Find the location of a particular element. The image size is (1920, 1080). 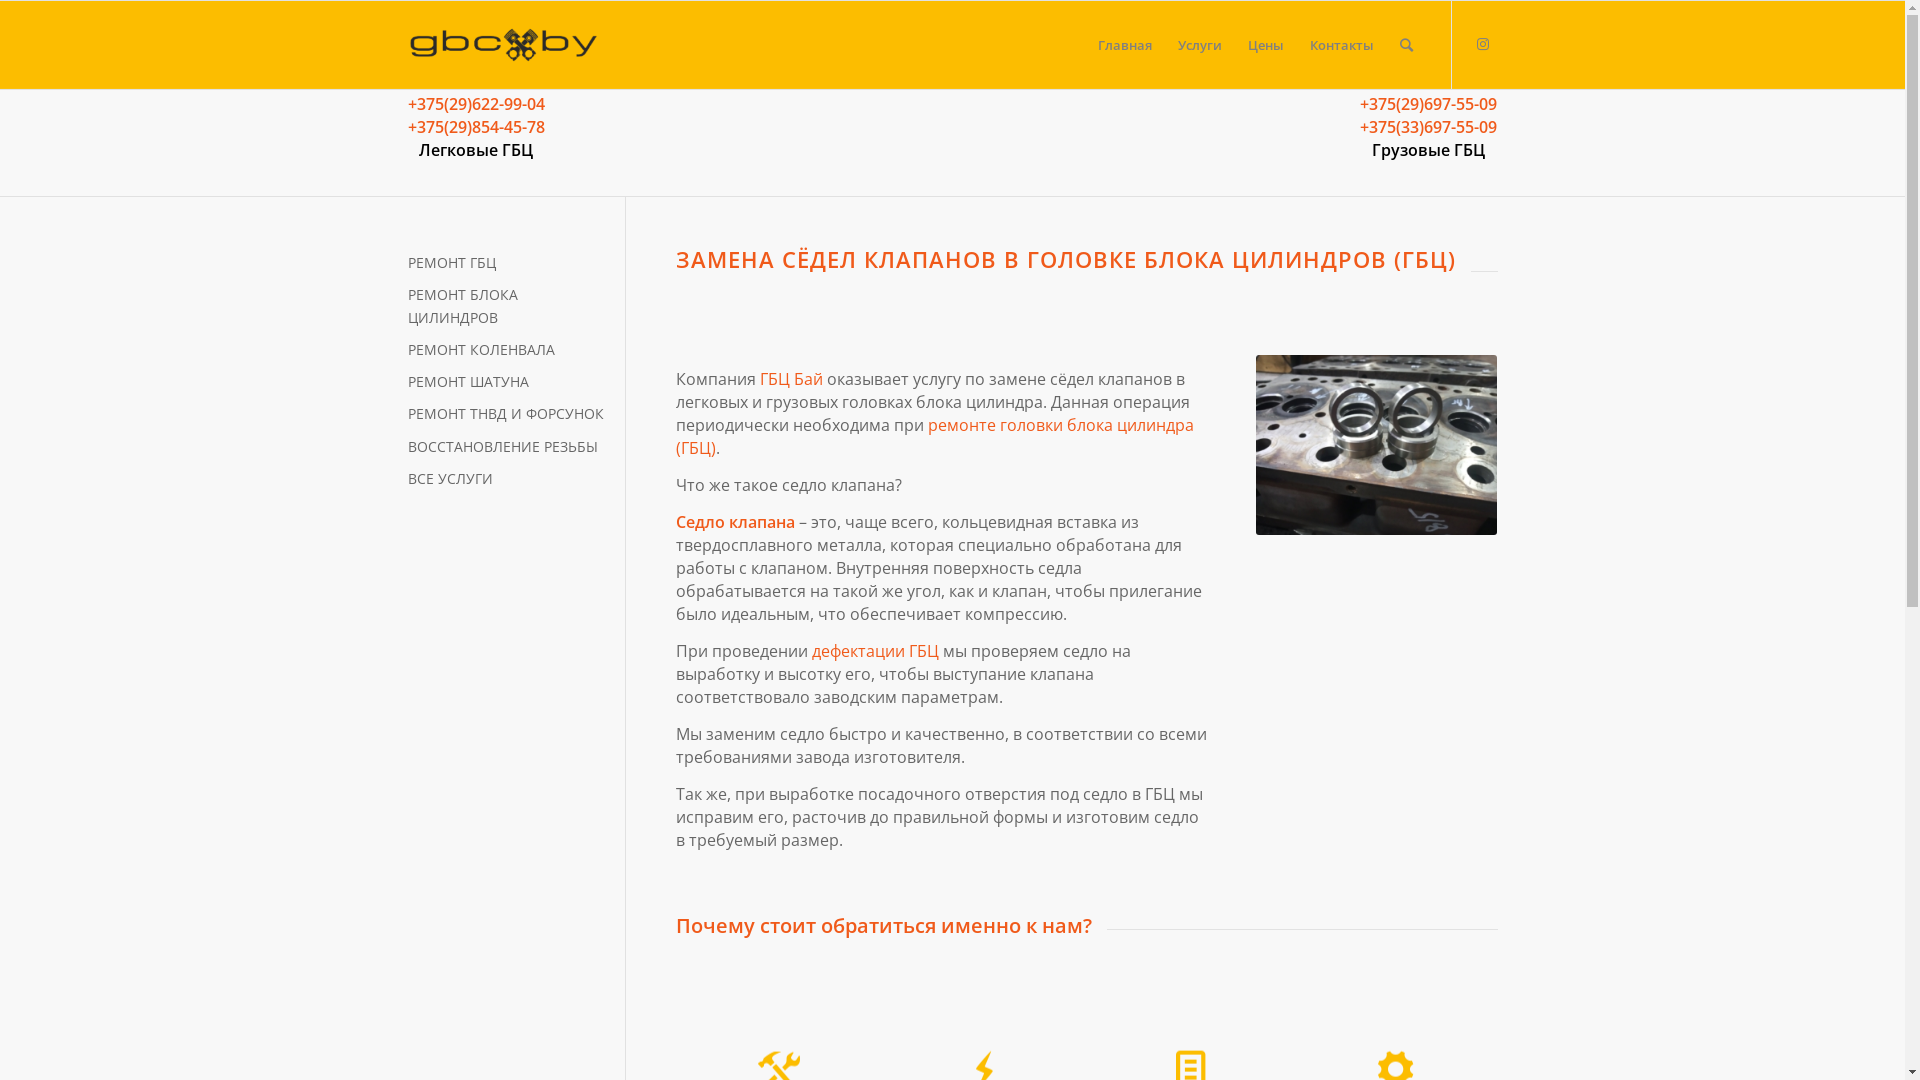

'+375(33)697-55-09' is located at coordinates (1359, 127).